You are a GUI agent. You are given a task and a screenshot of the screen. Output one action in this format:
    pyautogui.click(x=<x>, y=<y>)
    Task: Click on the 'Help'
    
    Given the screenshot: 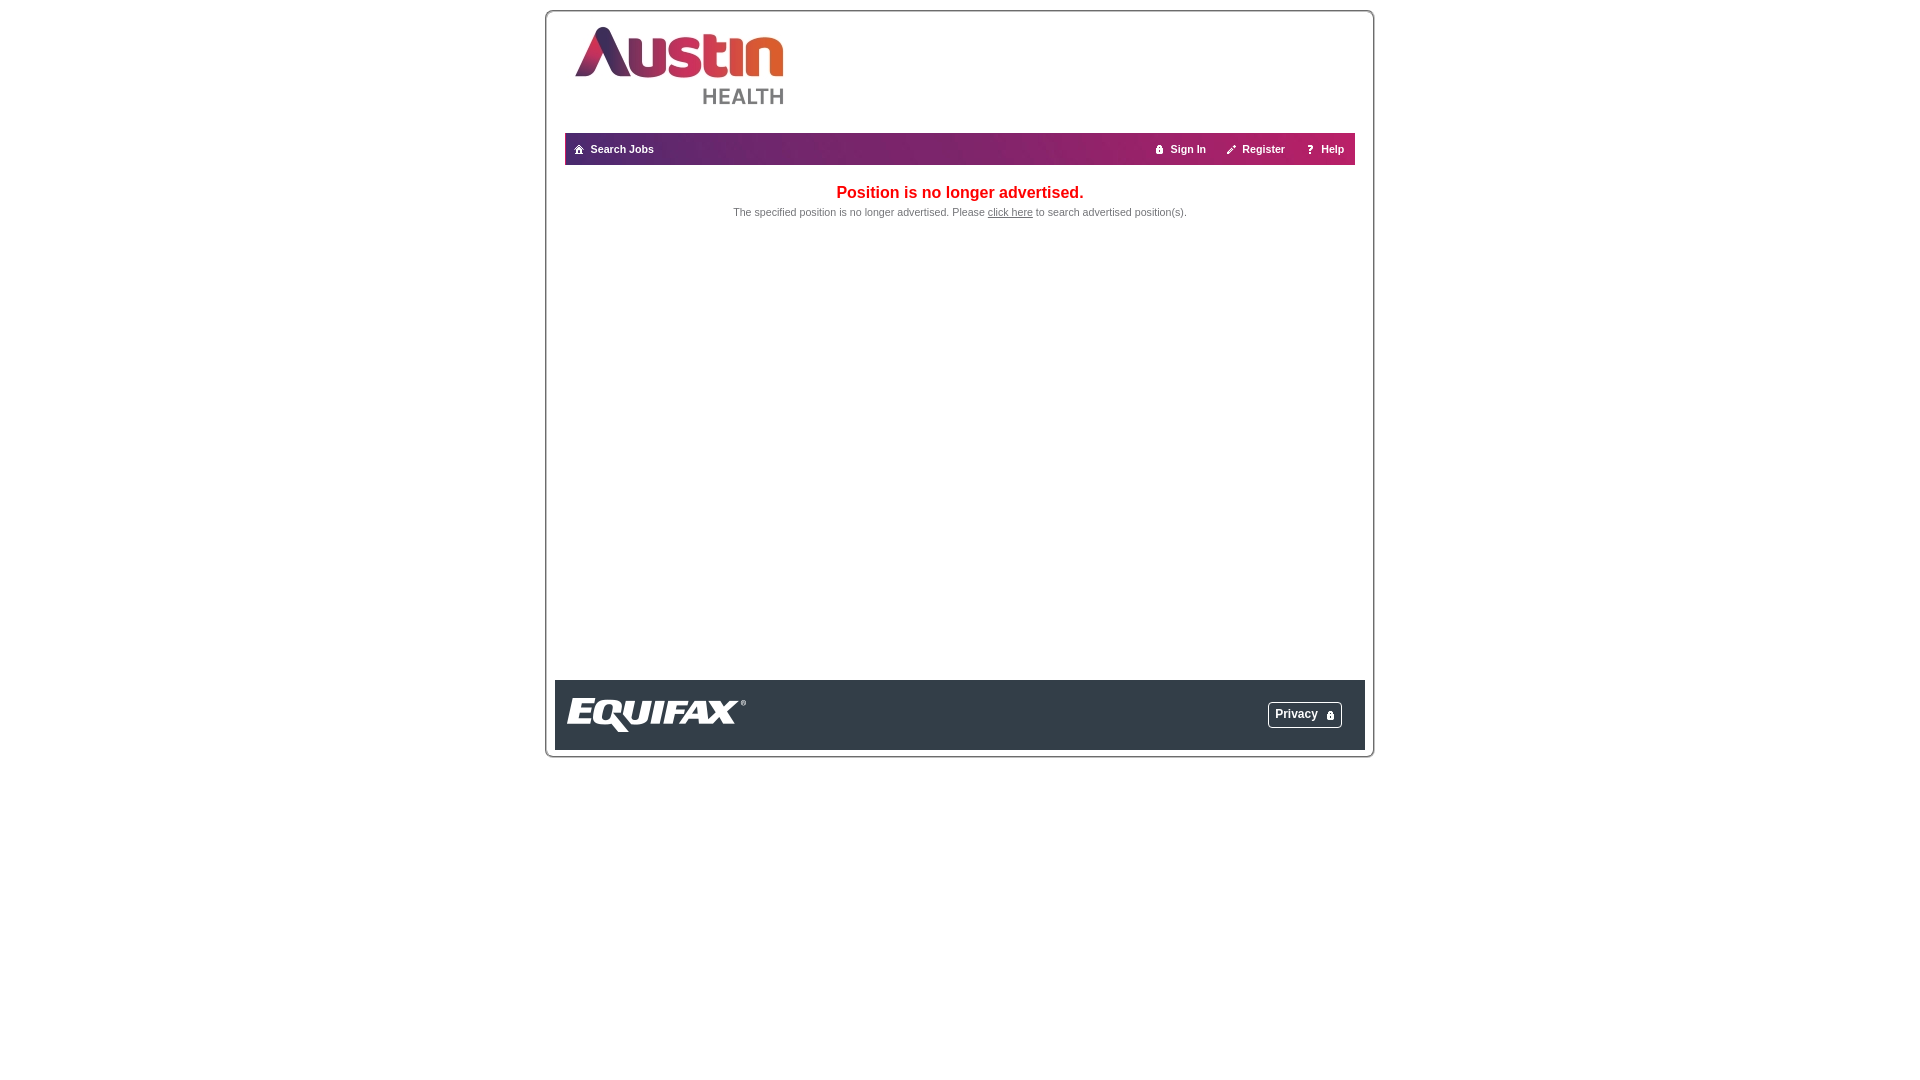 What is the action you would take?
    pyautogui.click(x=1325, y=148)
    